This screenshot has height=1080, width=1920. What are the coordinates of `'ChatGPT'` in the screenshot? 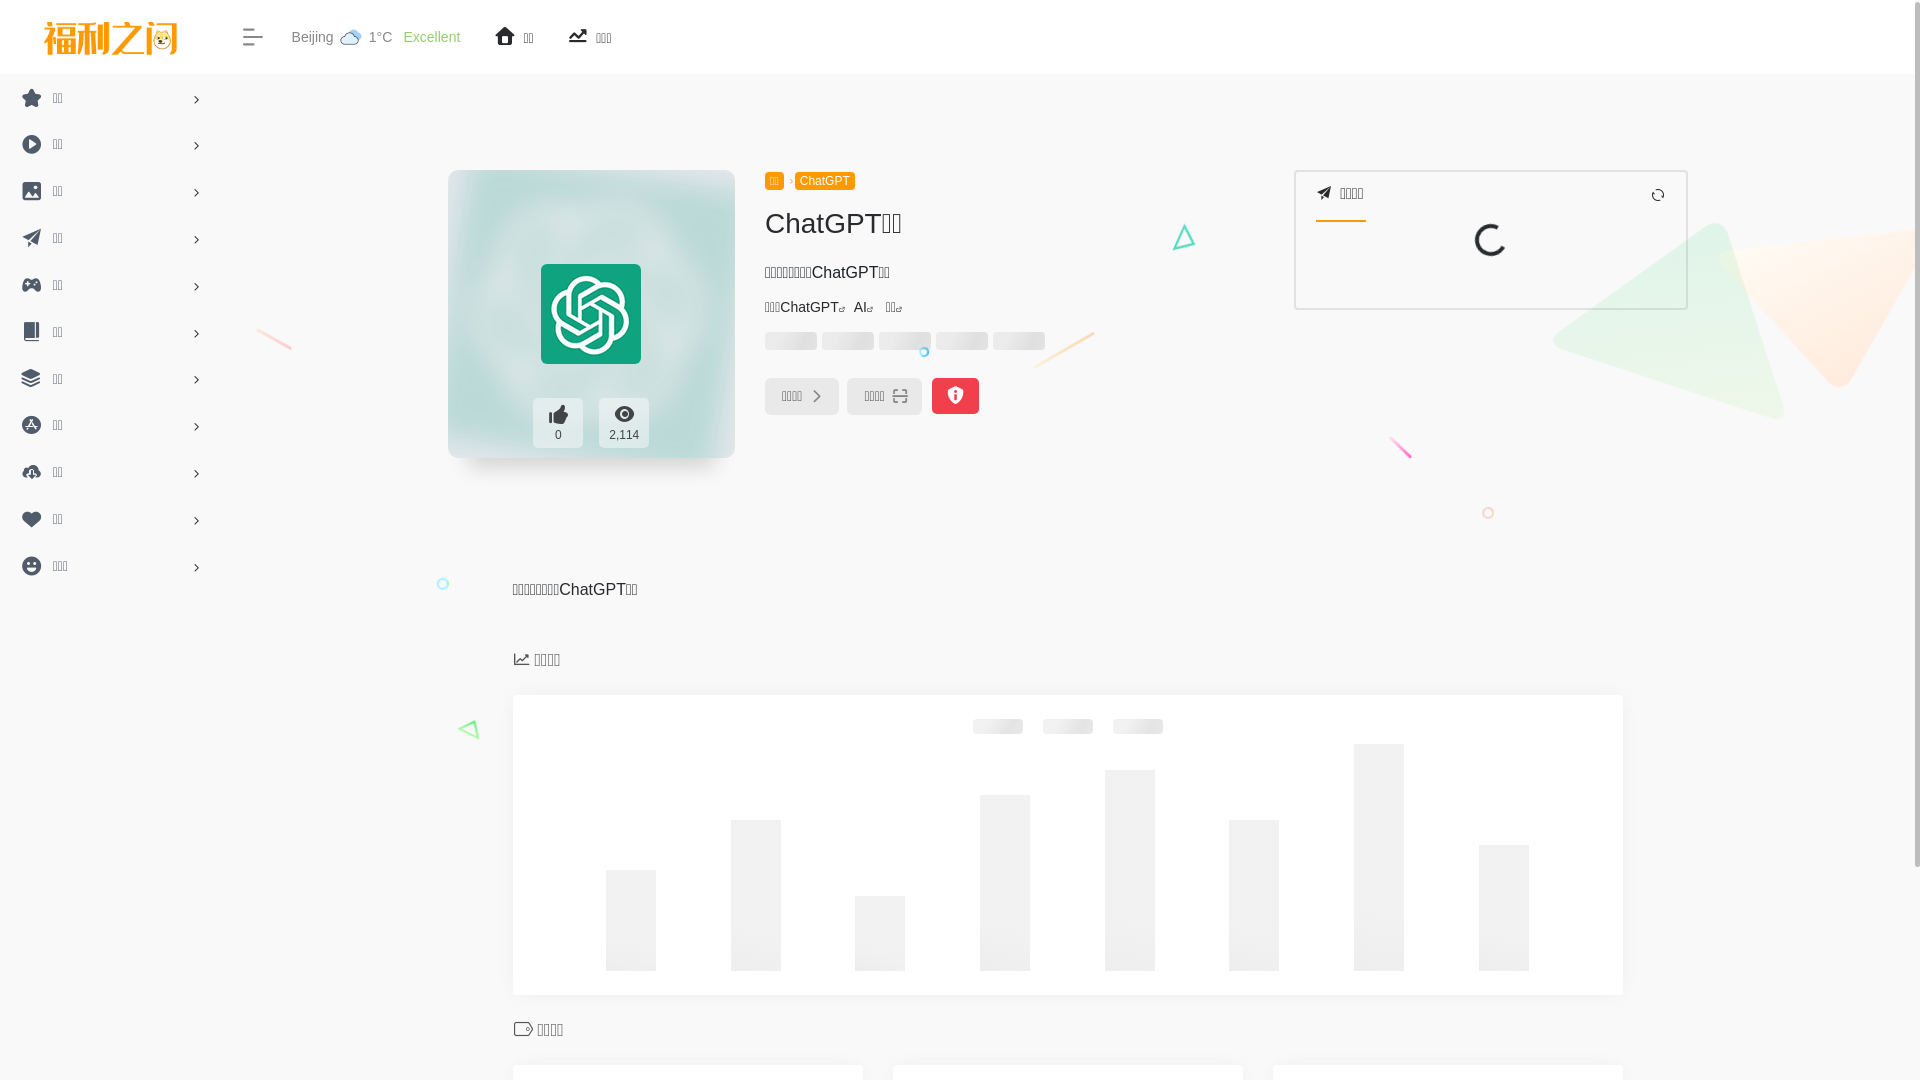 It's located at (825, 181).